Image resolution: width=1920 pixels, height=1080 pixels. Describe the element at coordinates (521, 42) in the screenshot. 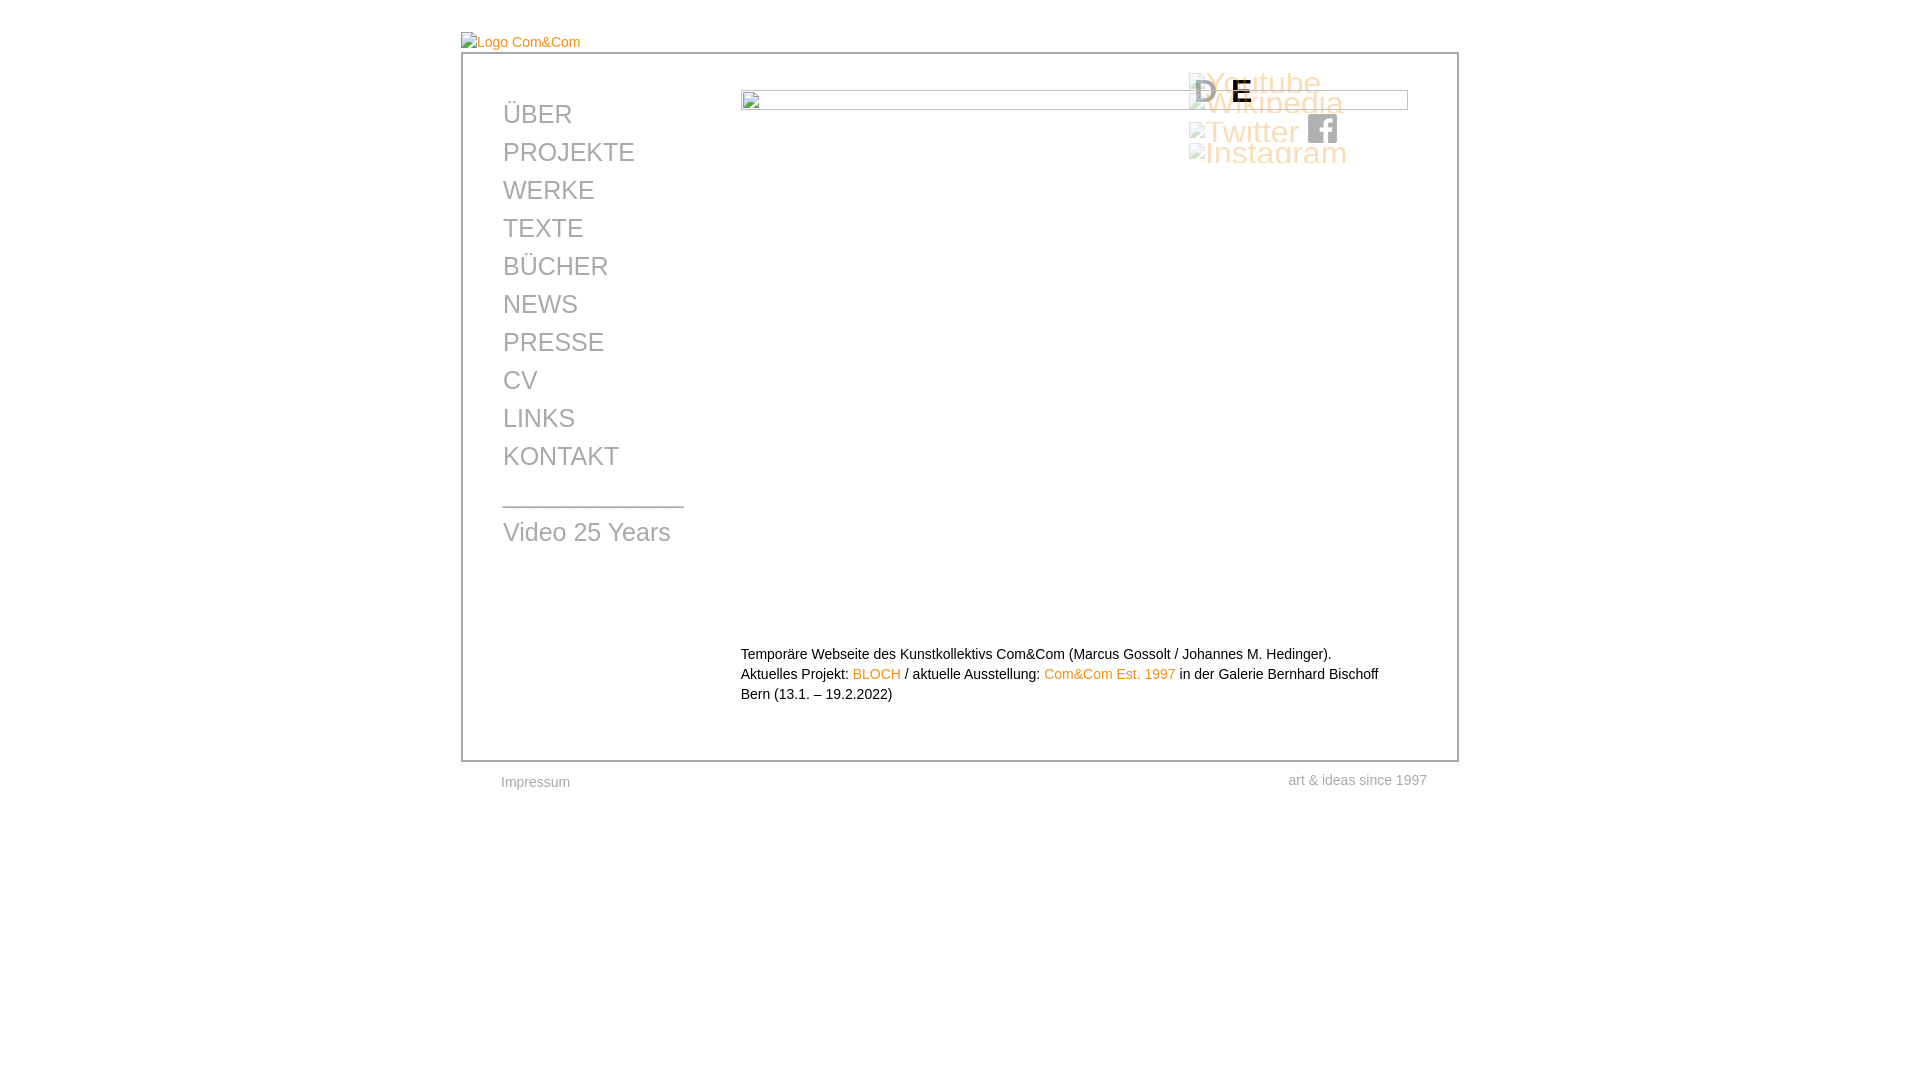

I see `'Home'` at that location.